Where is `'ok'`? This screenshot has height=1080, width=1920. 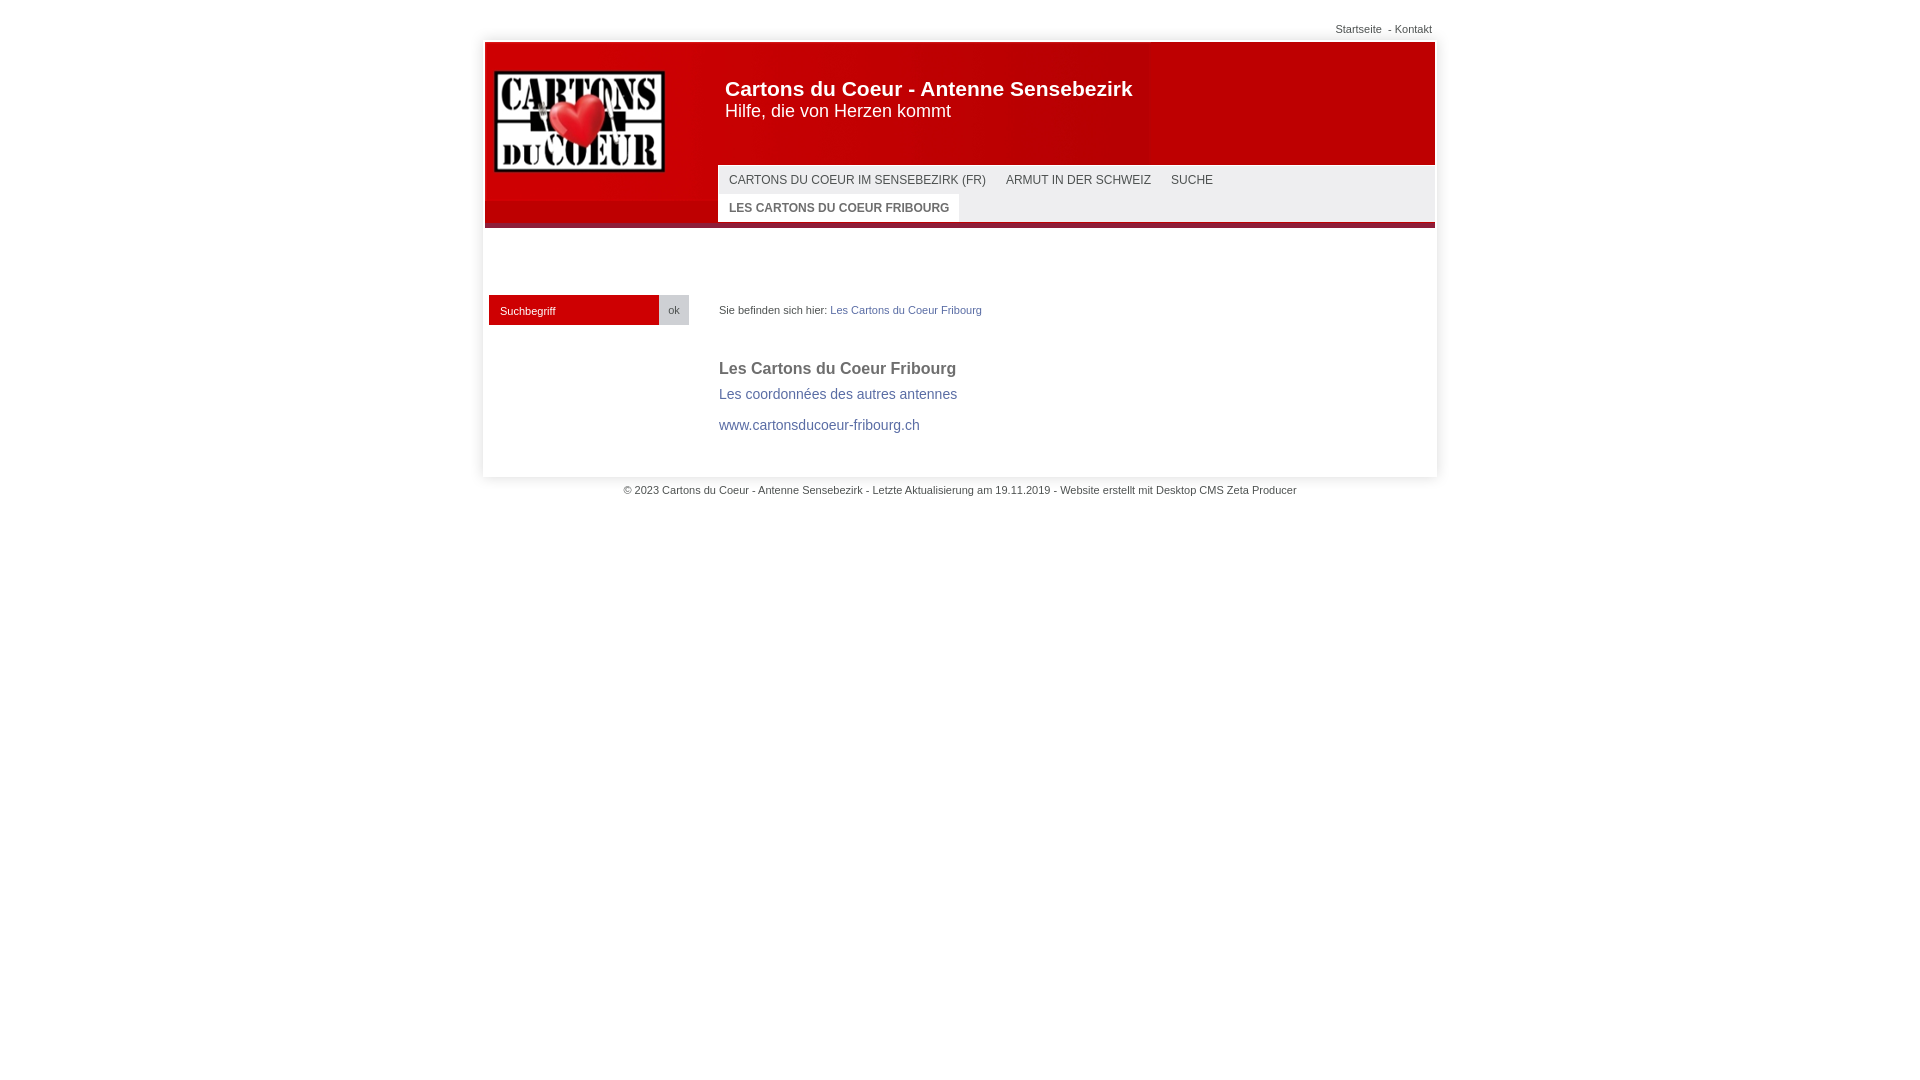
'ok' is located at coordinates (673, 309).